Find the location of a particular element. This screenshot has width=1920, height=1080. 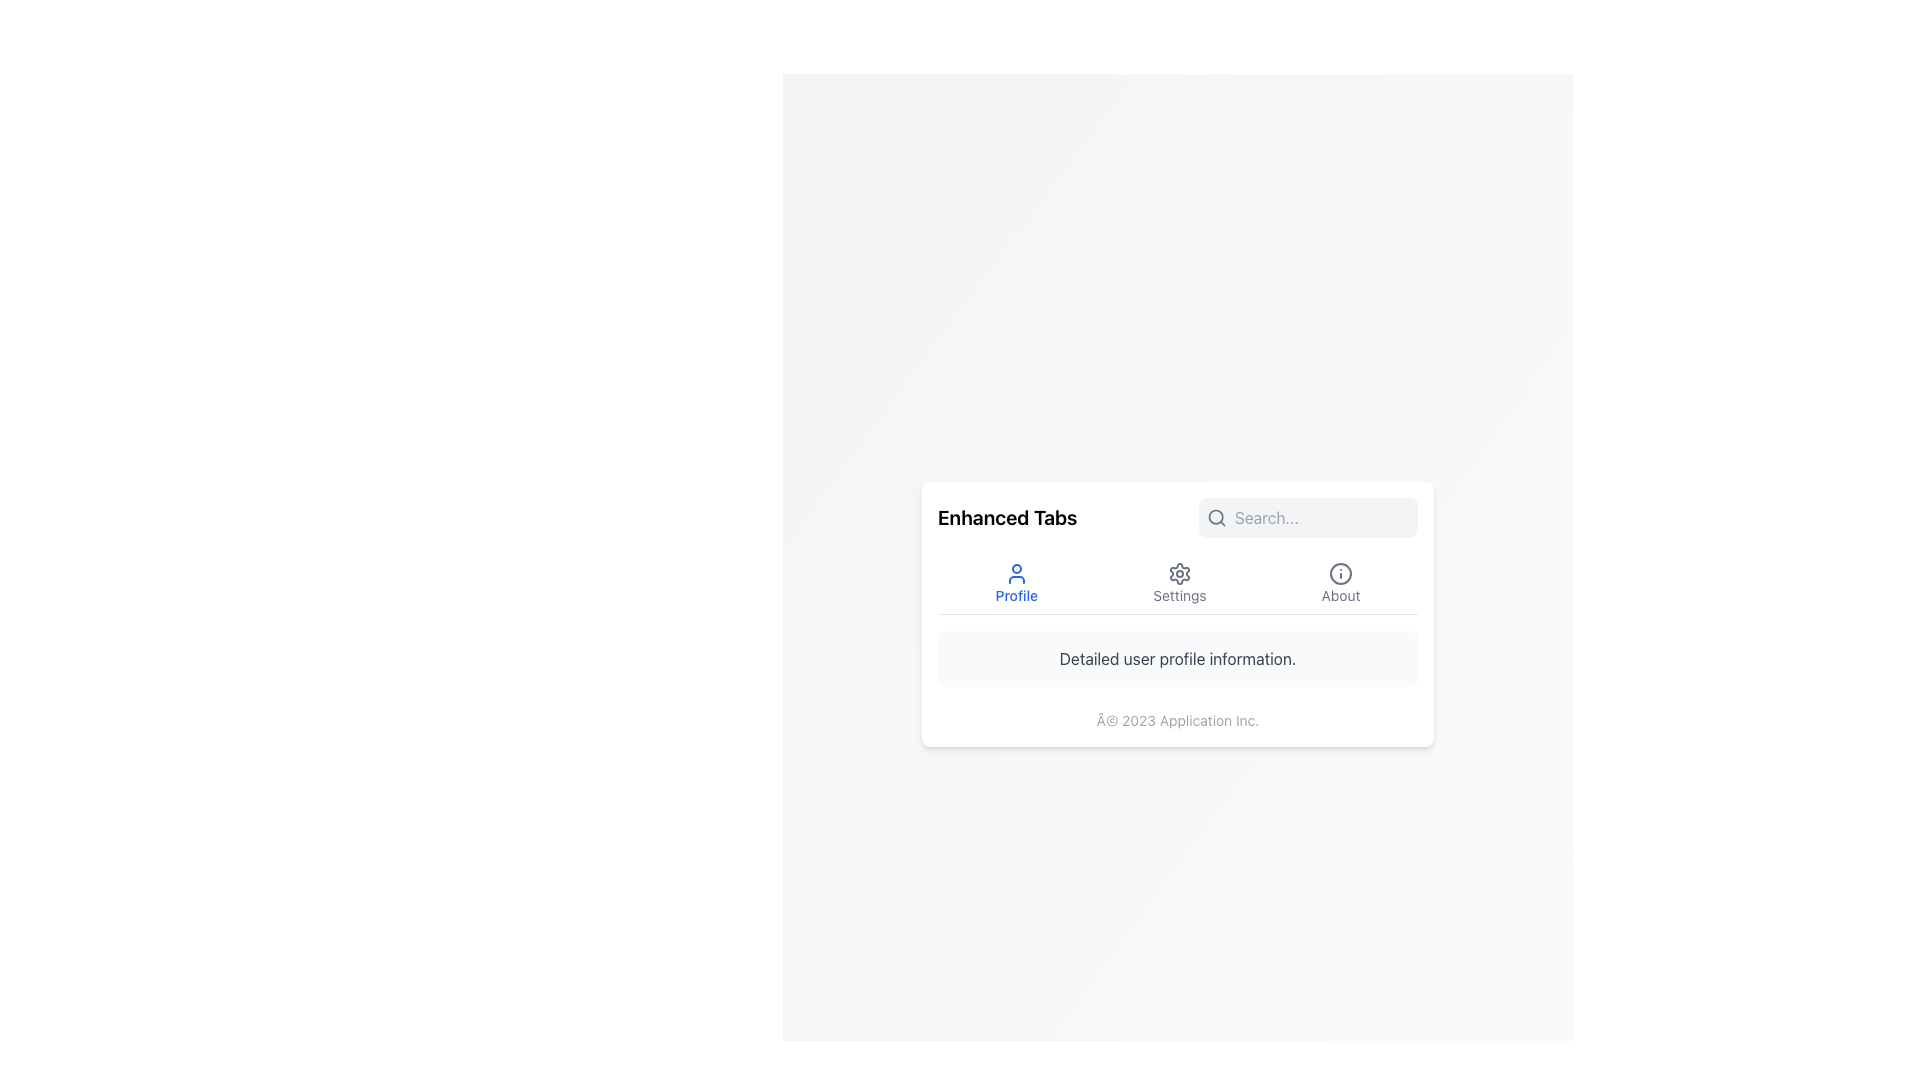

the search icon located at the top-right corner of the search bar, which visually indicates the search functionality is located at coordinates (1216, 516).